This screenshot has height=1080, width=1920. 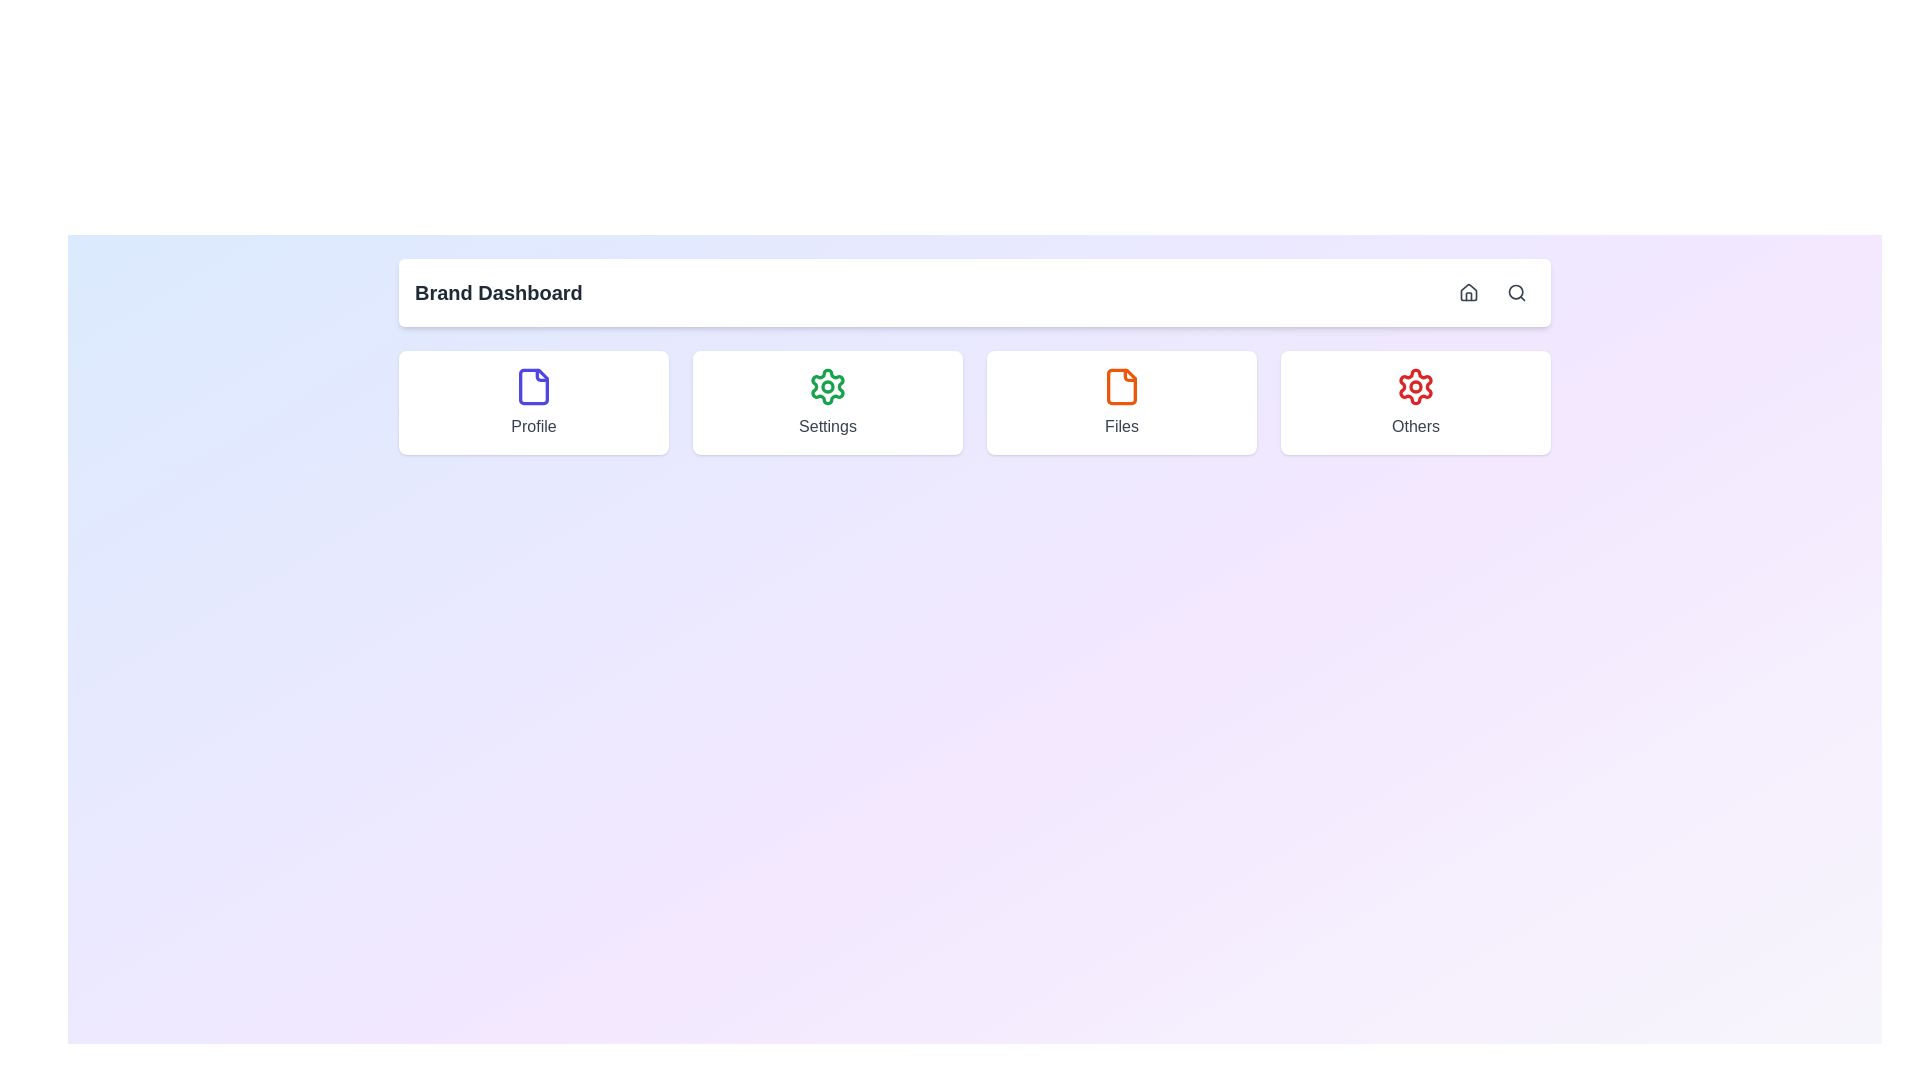 What do you see at coordinates (828, 386) in the screenshot?
I see `the green and white cogwheel icon located in the settings card labeled 'Settings'` at bounding box center [828, 386].